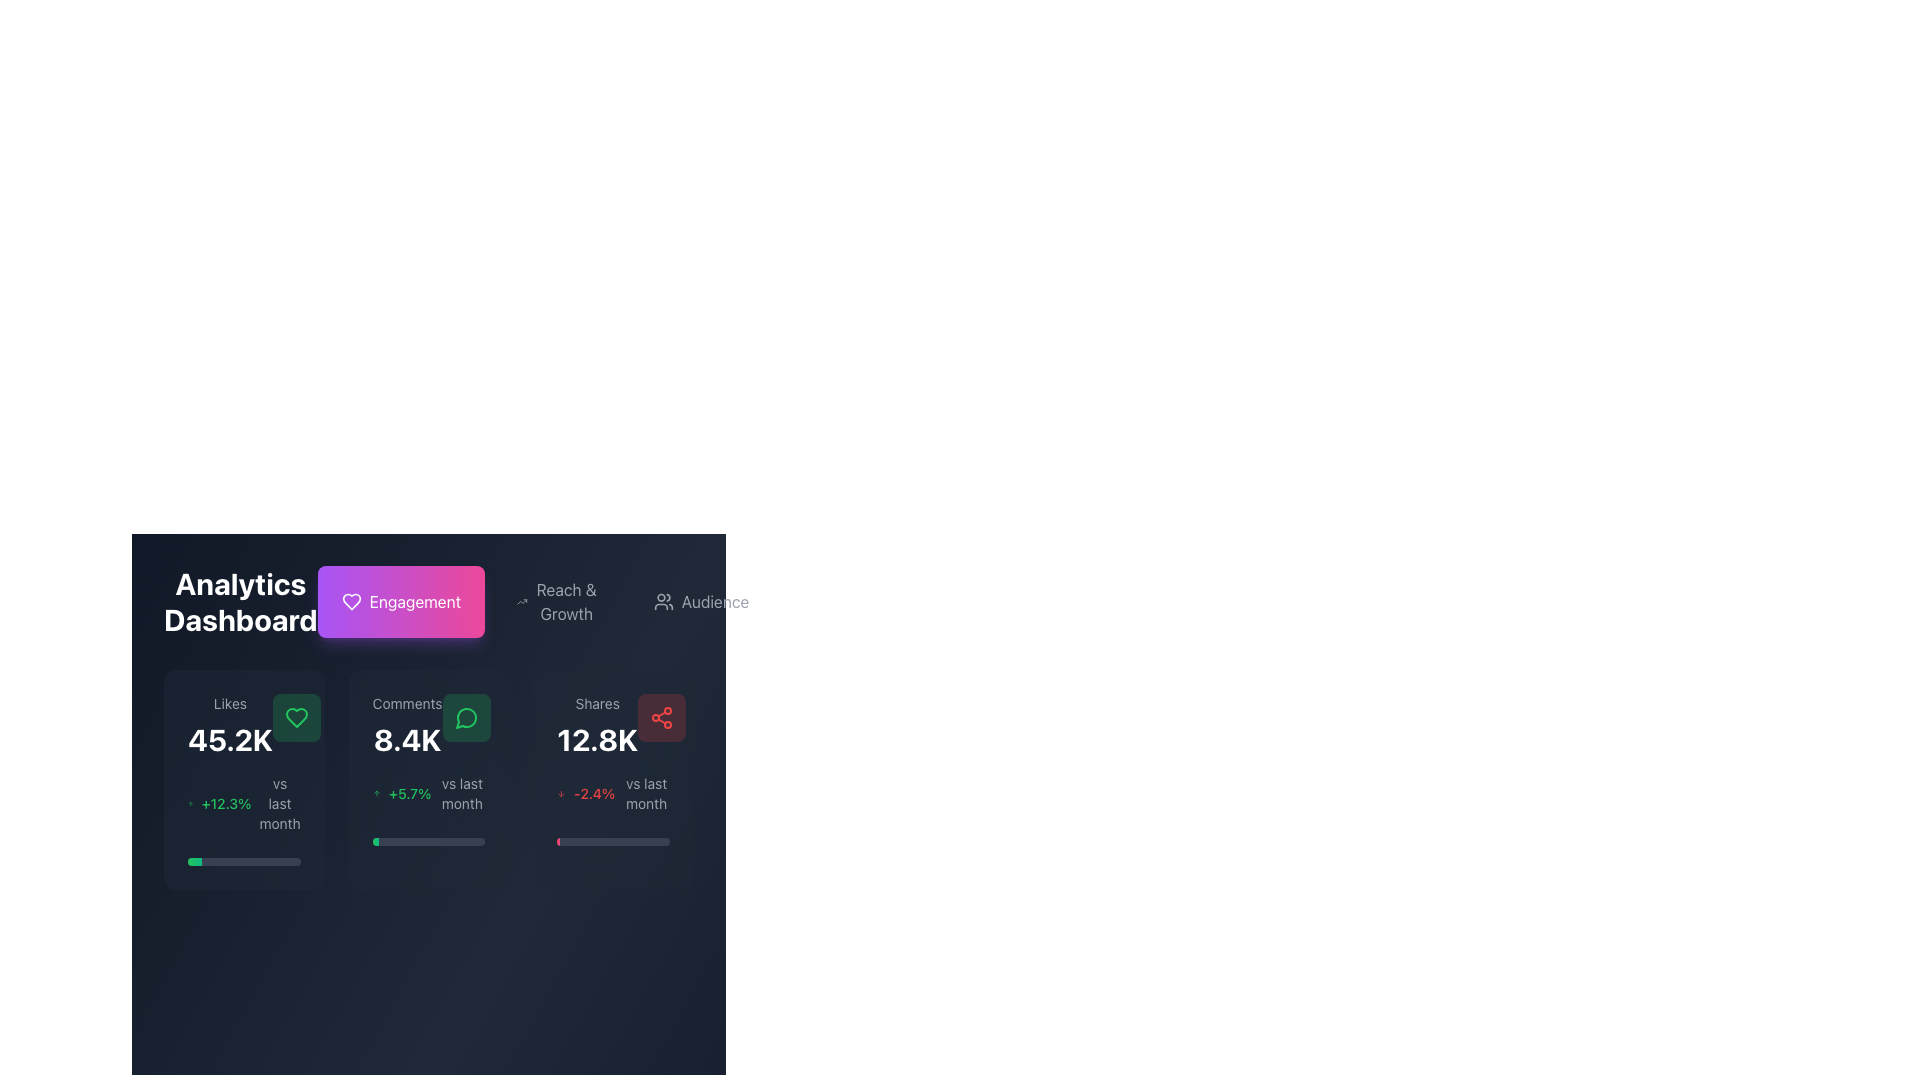 This screenshot has width=1920, height=1080. What do you see at coordinates (612, 793) in the screenshot?
I see `the text and icon combination indicating a decrease of -2.4% in the 'Shares' metric, located in the lower section of the 'Shares' card` at bounding box center [612, 793].